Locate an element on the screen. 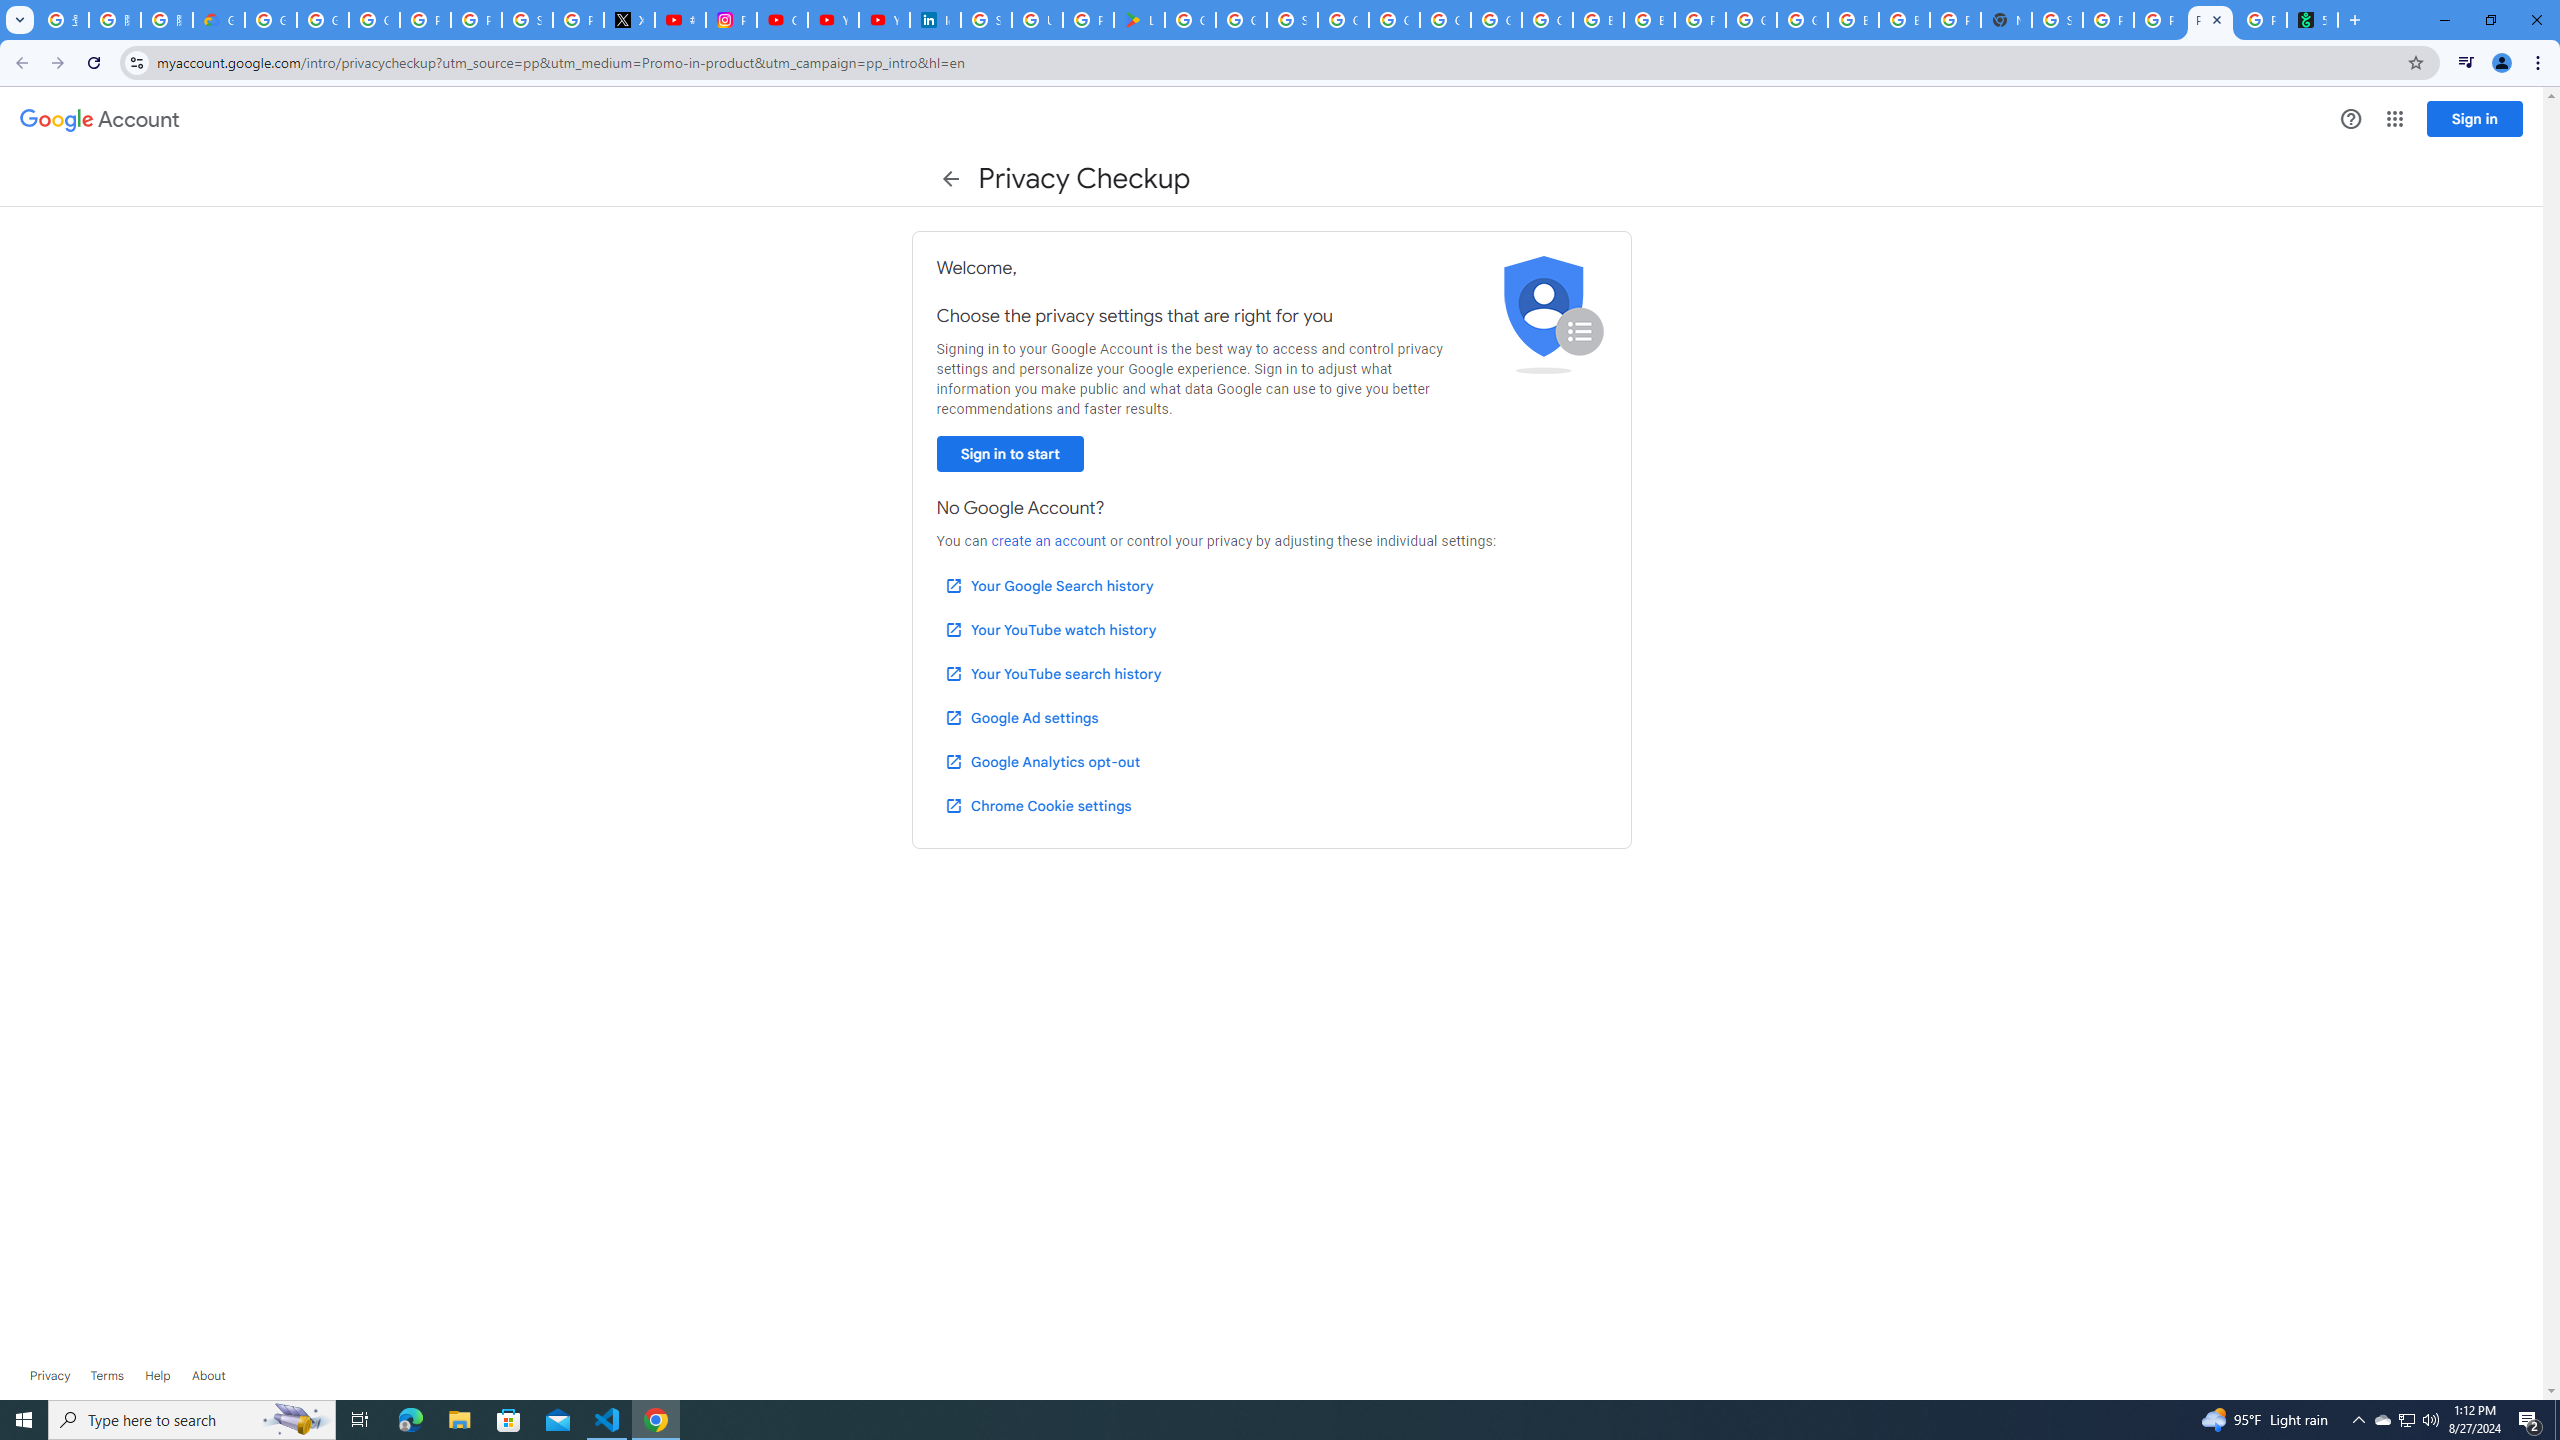  'Google Ad settings' is located at coordinates (1020, 716).